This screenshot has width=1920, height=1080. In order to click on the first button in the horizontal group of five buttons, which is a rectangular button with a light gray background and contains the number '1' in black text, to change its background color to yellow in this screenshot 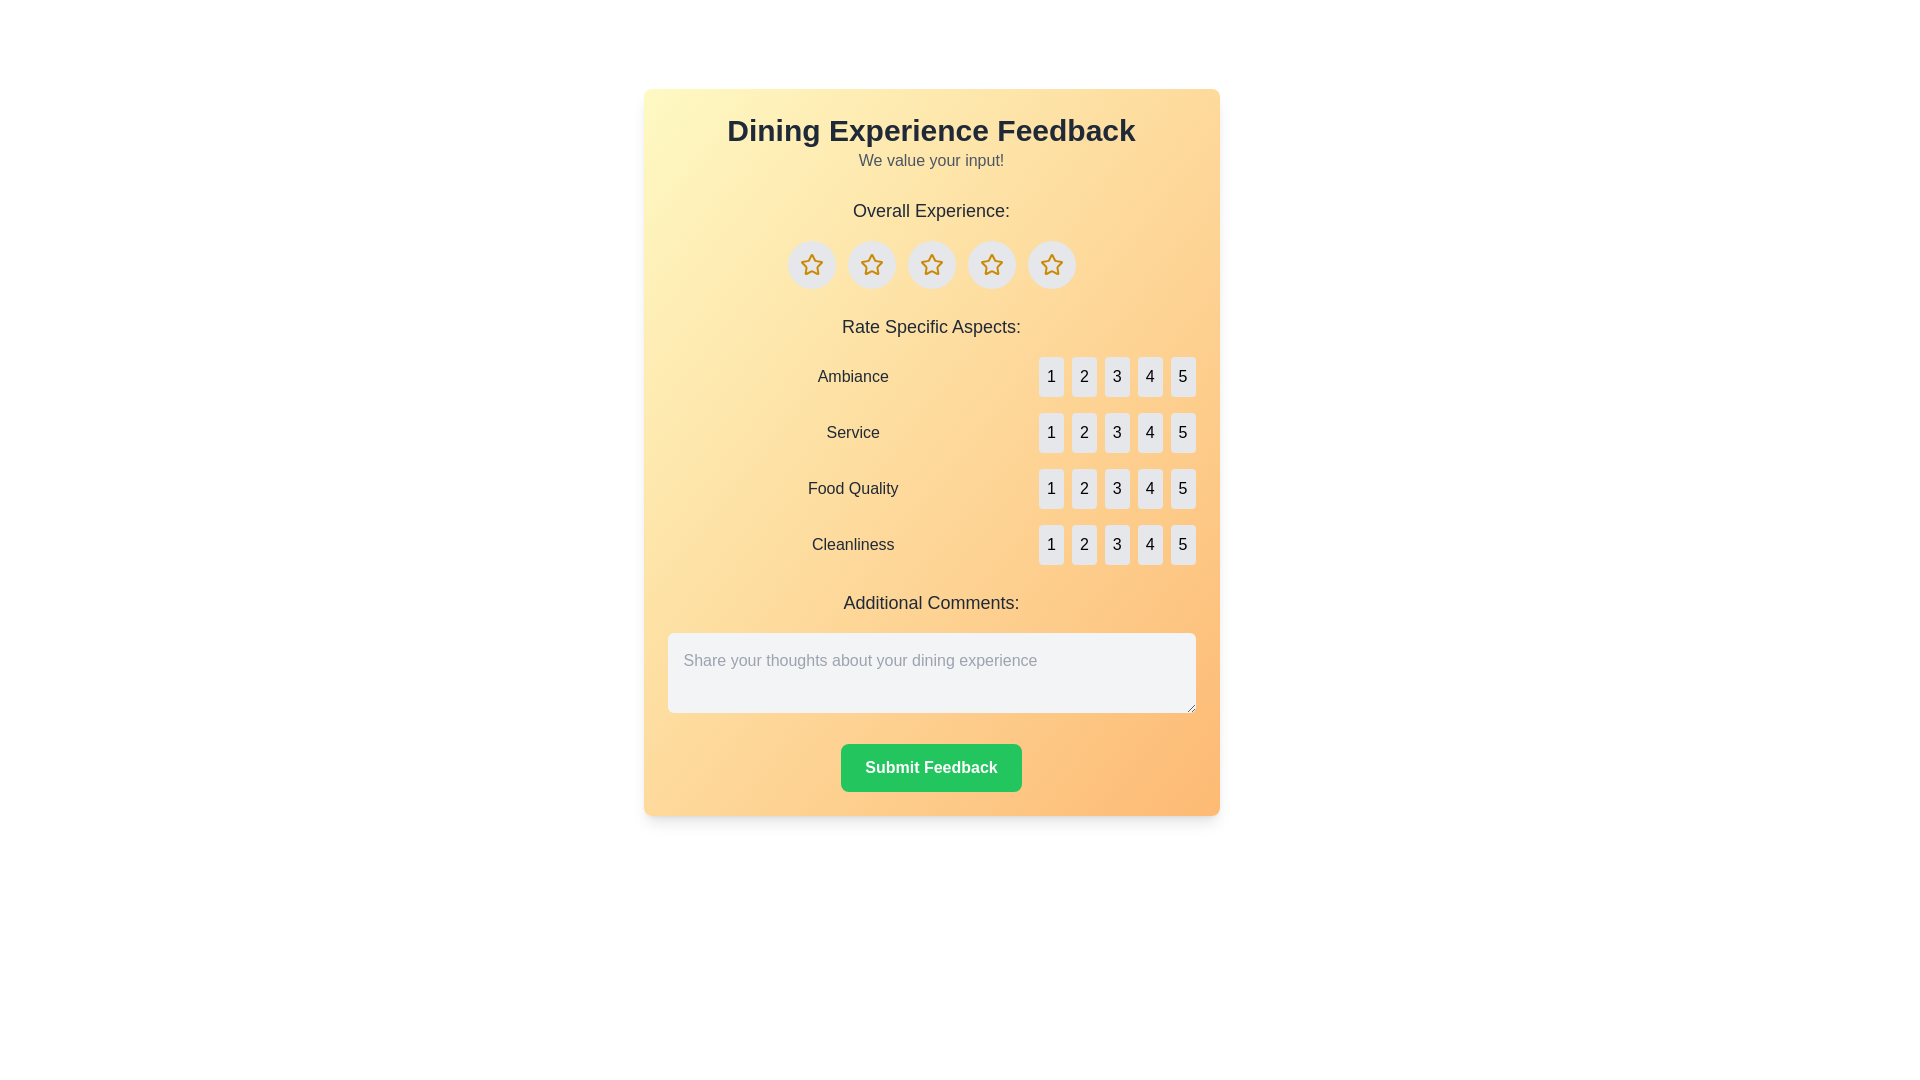, I will do `click(1050, 431)`.